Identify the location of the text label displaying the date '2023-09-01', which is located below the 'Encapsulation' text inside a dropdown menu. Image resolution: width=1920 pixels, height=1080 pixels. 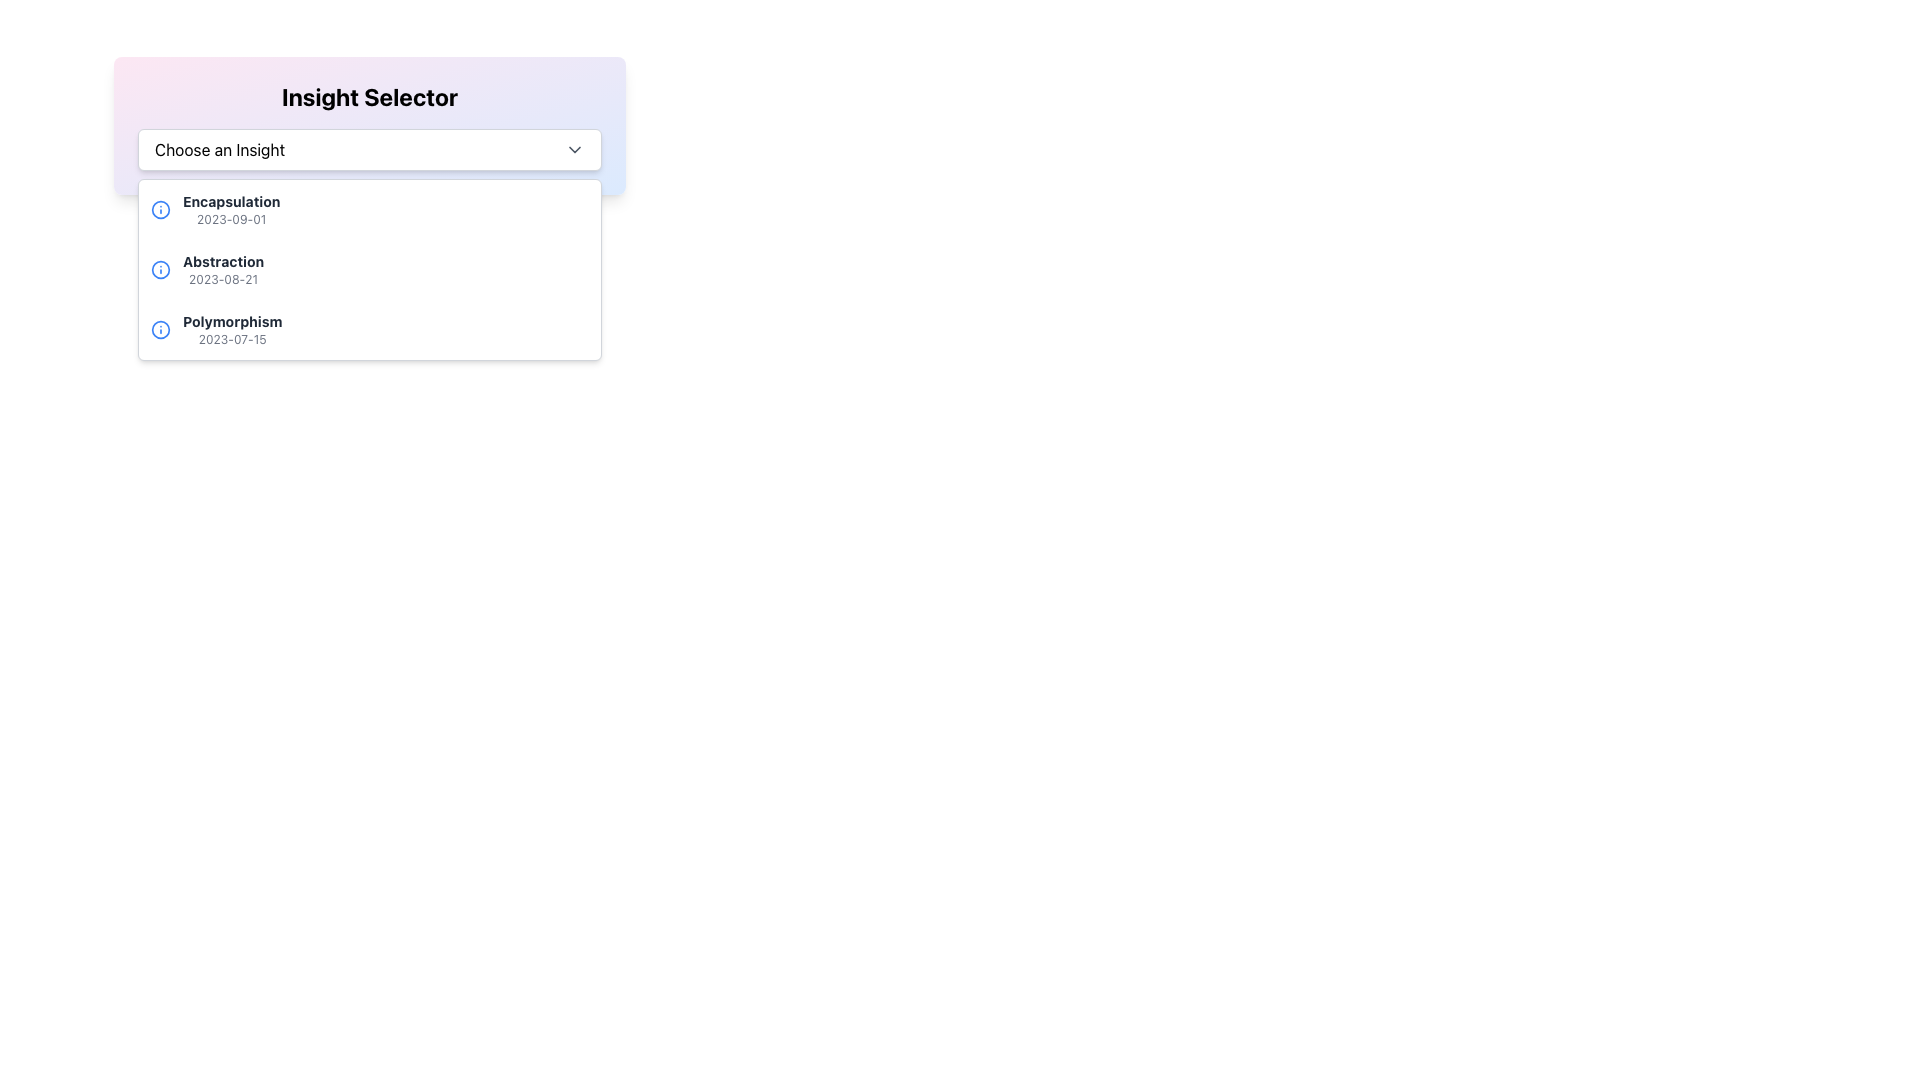
(231, 219).